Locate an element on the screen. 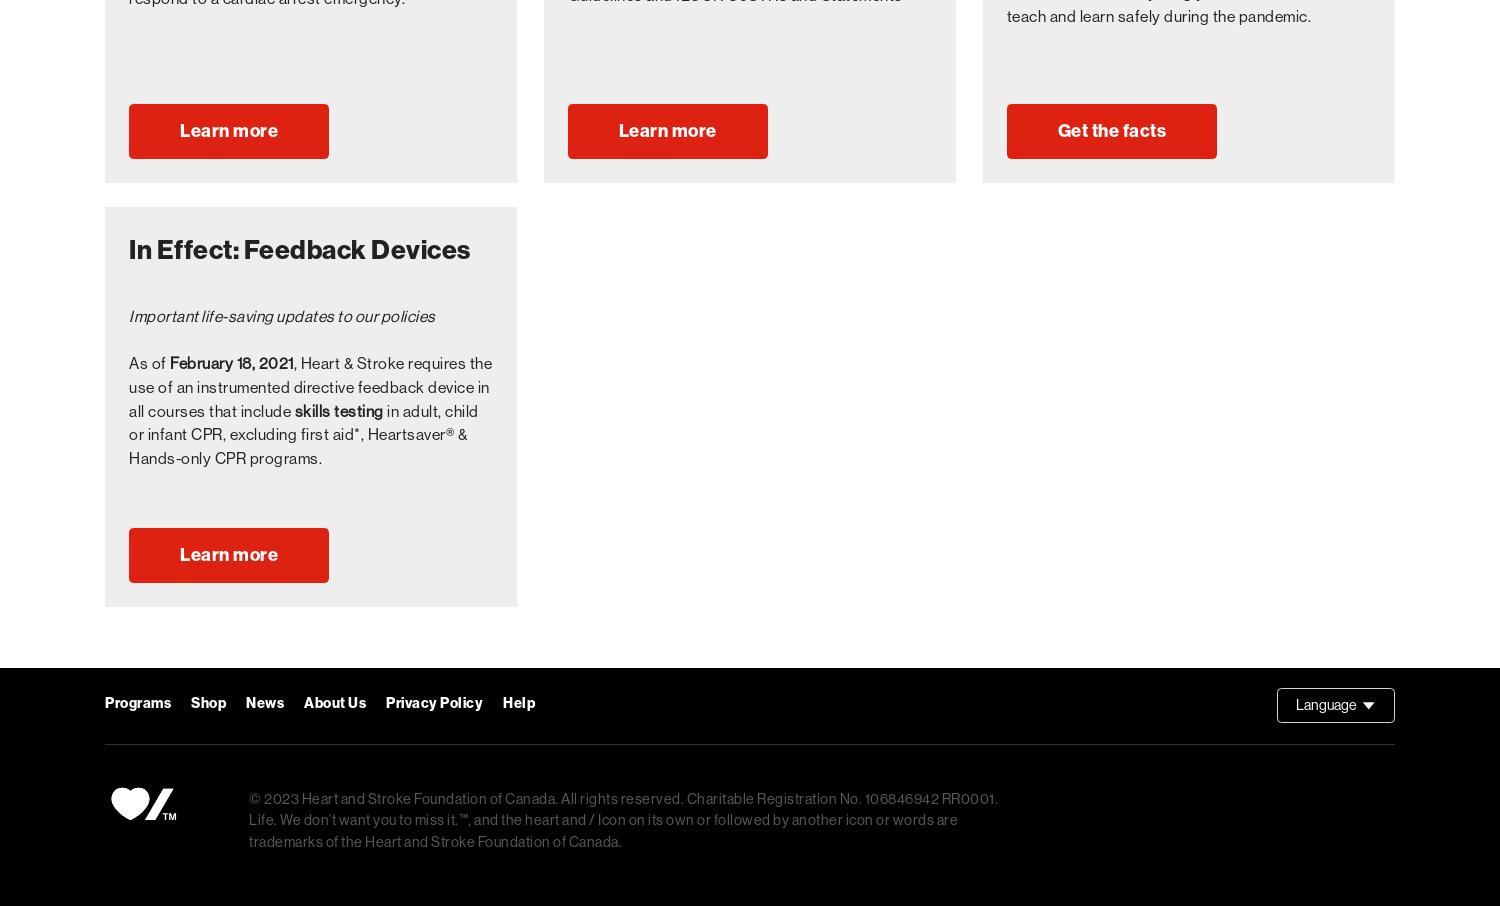 Image resolution: width=1500 pixels, height=906 pixels. 'Privacy Policy' is located at coordinates (434, 702).